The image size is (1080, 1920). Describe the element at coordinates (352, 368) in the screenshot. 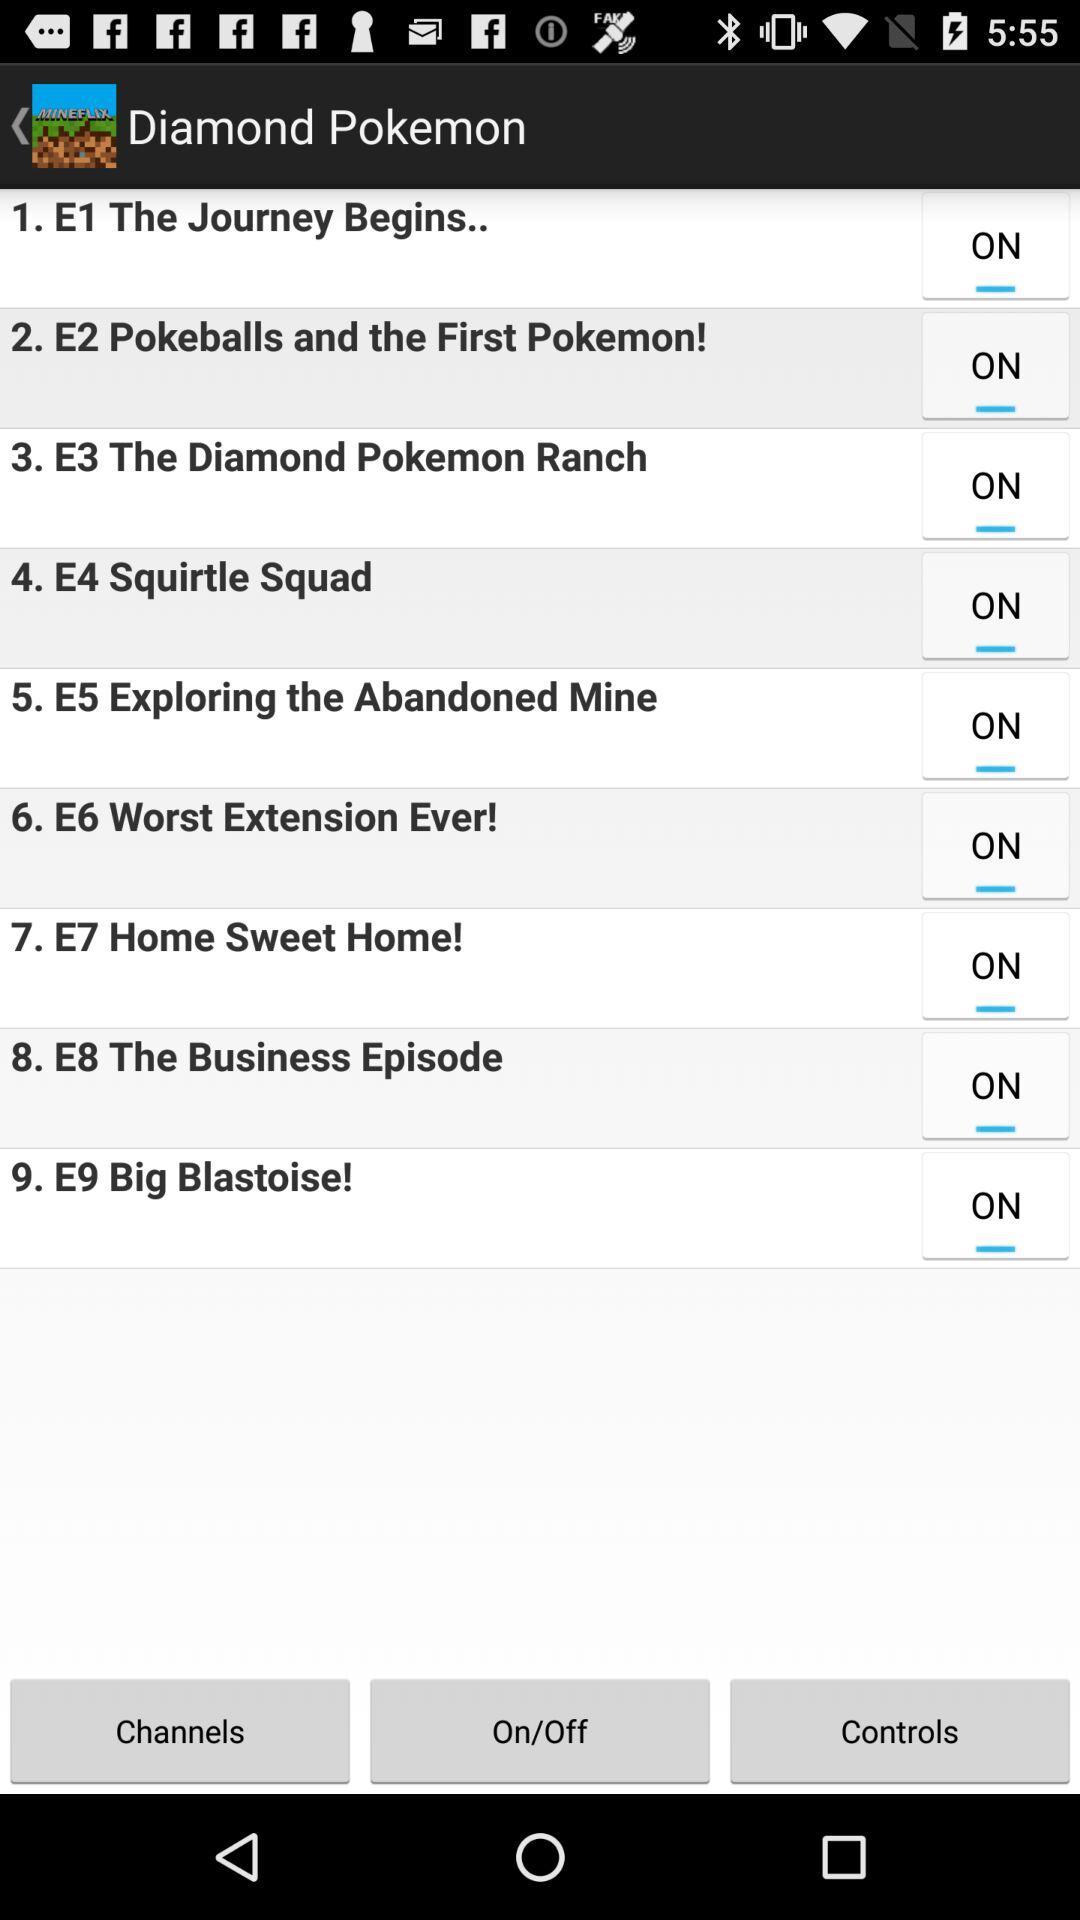

I see `the item above 3 e3 the` at that location.